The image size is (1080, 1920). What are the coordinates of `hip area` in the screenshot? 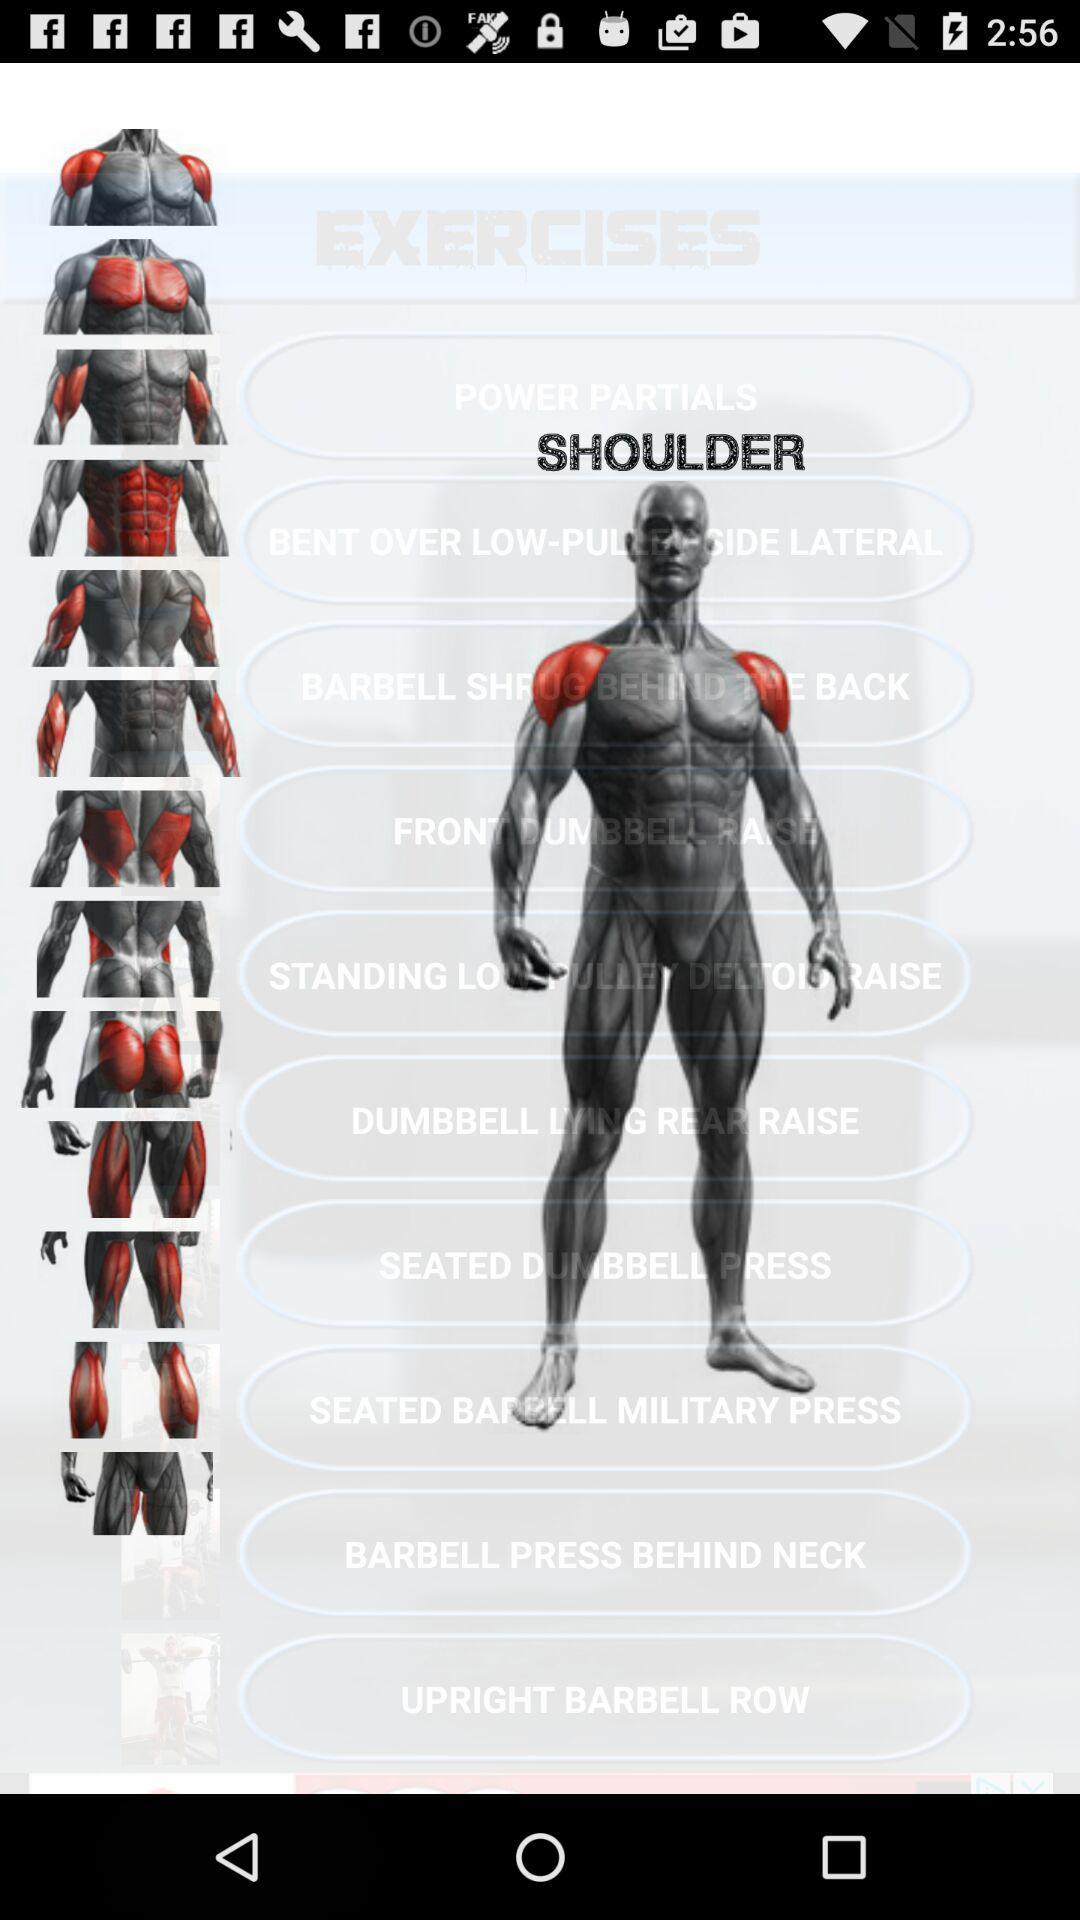 It's located at (131, 941).